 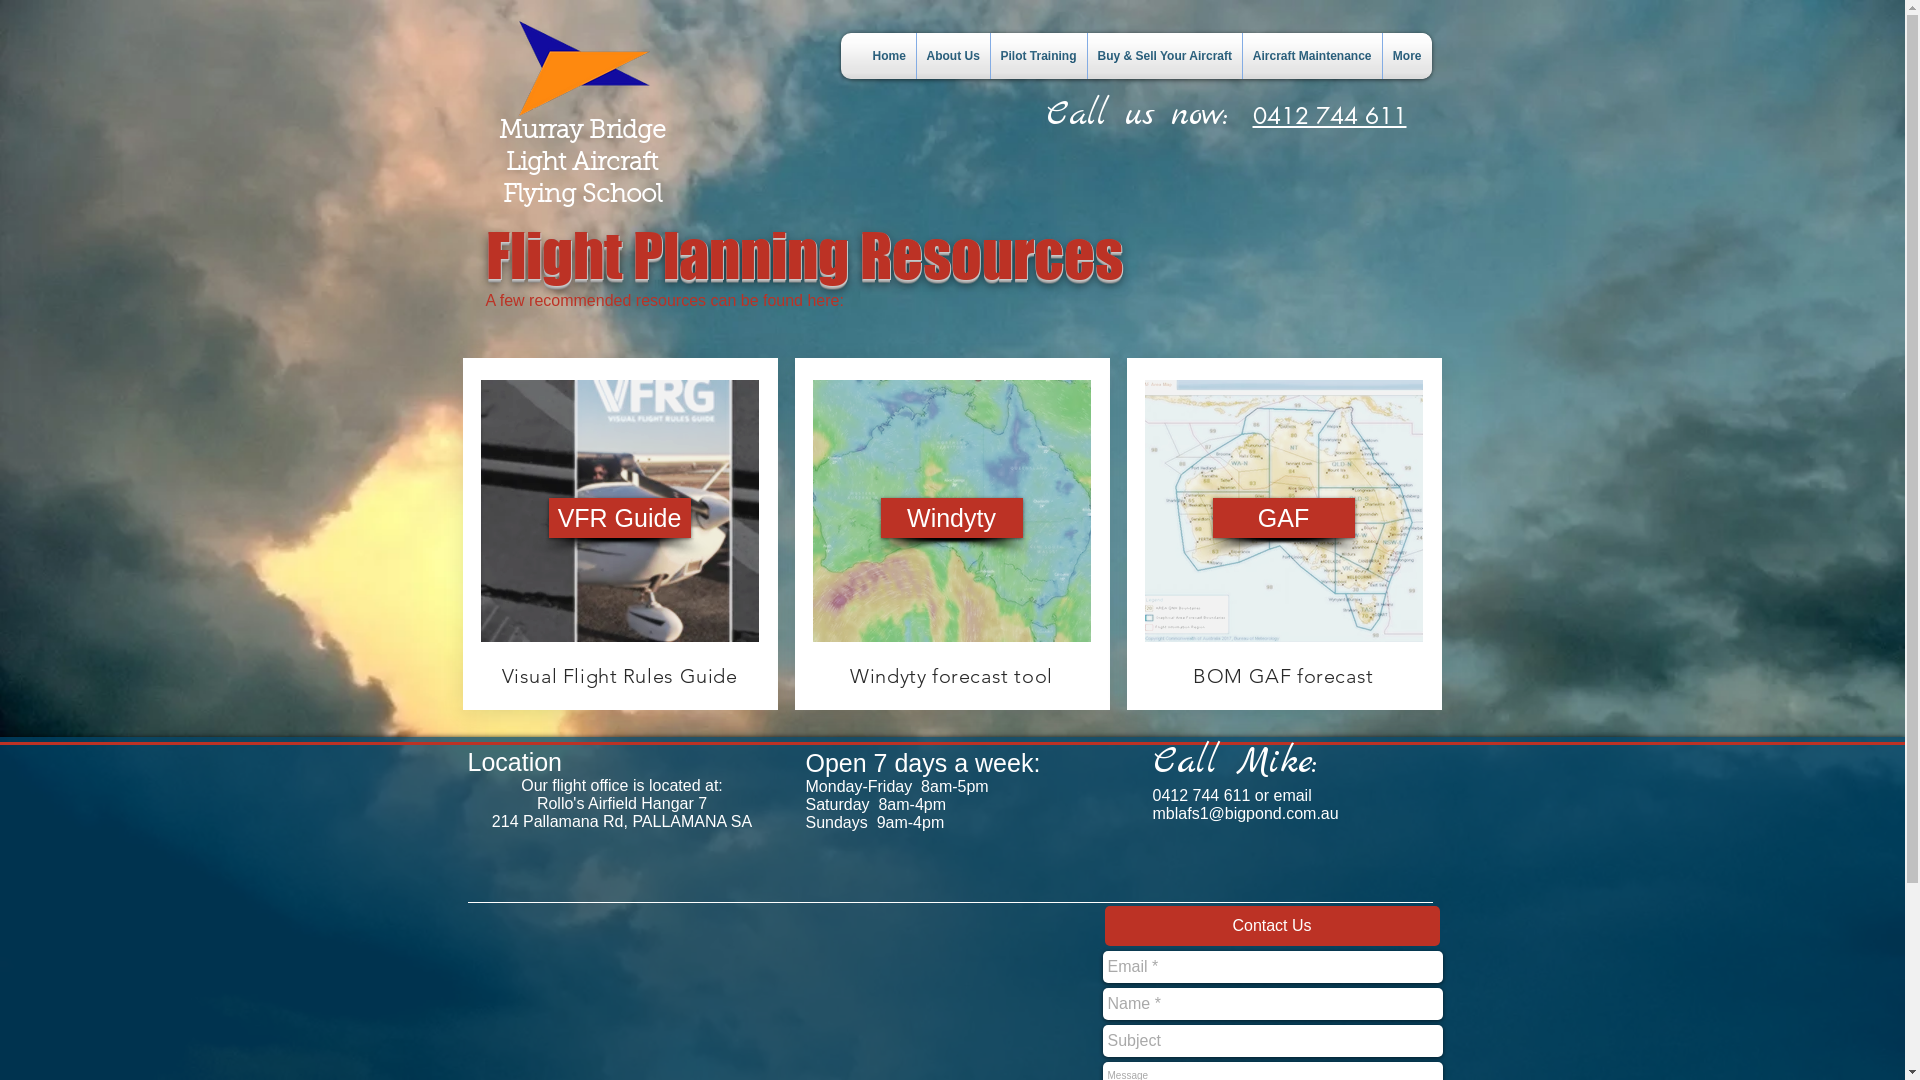 I want to click on 'Windyty', so click(x=949, y=516).